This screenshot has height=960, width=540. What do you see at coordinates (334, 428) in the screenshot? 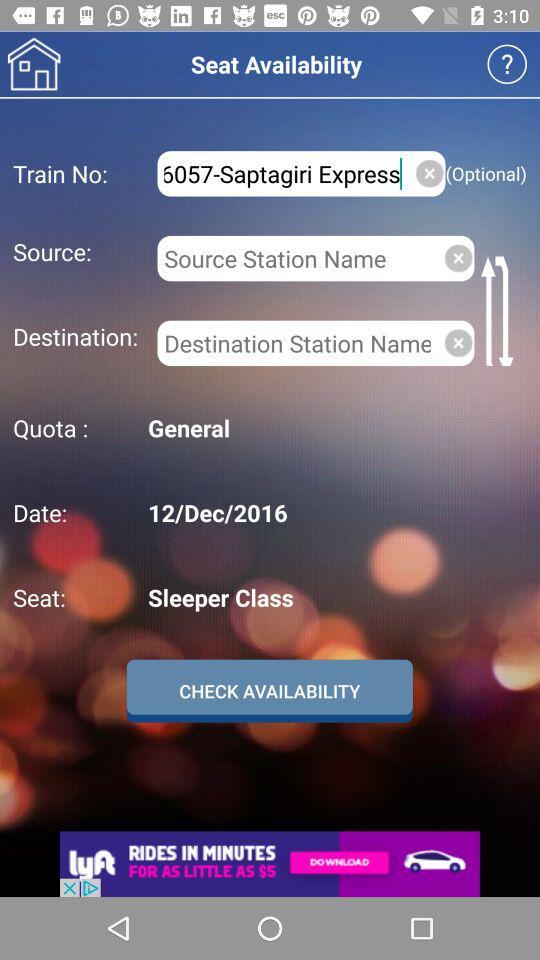
I see `the icon next to the quota : item` at bounding box center [334, 428].